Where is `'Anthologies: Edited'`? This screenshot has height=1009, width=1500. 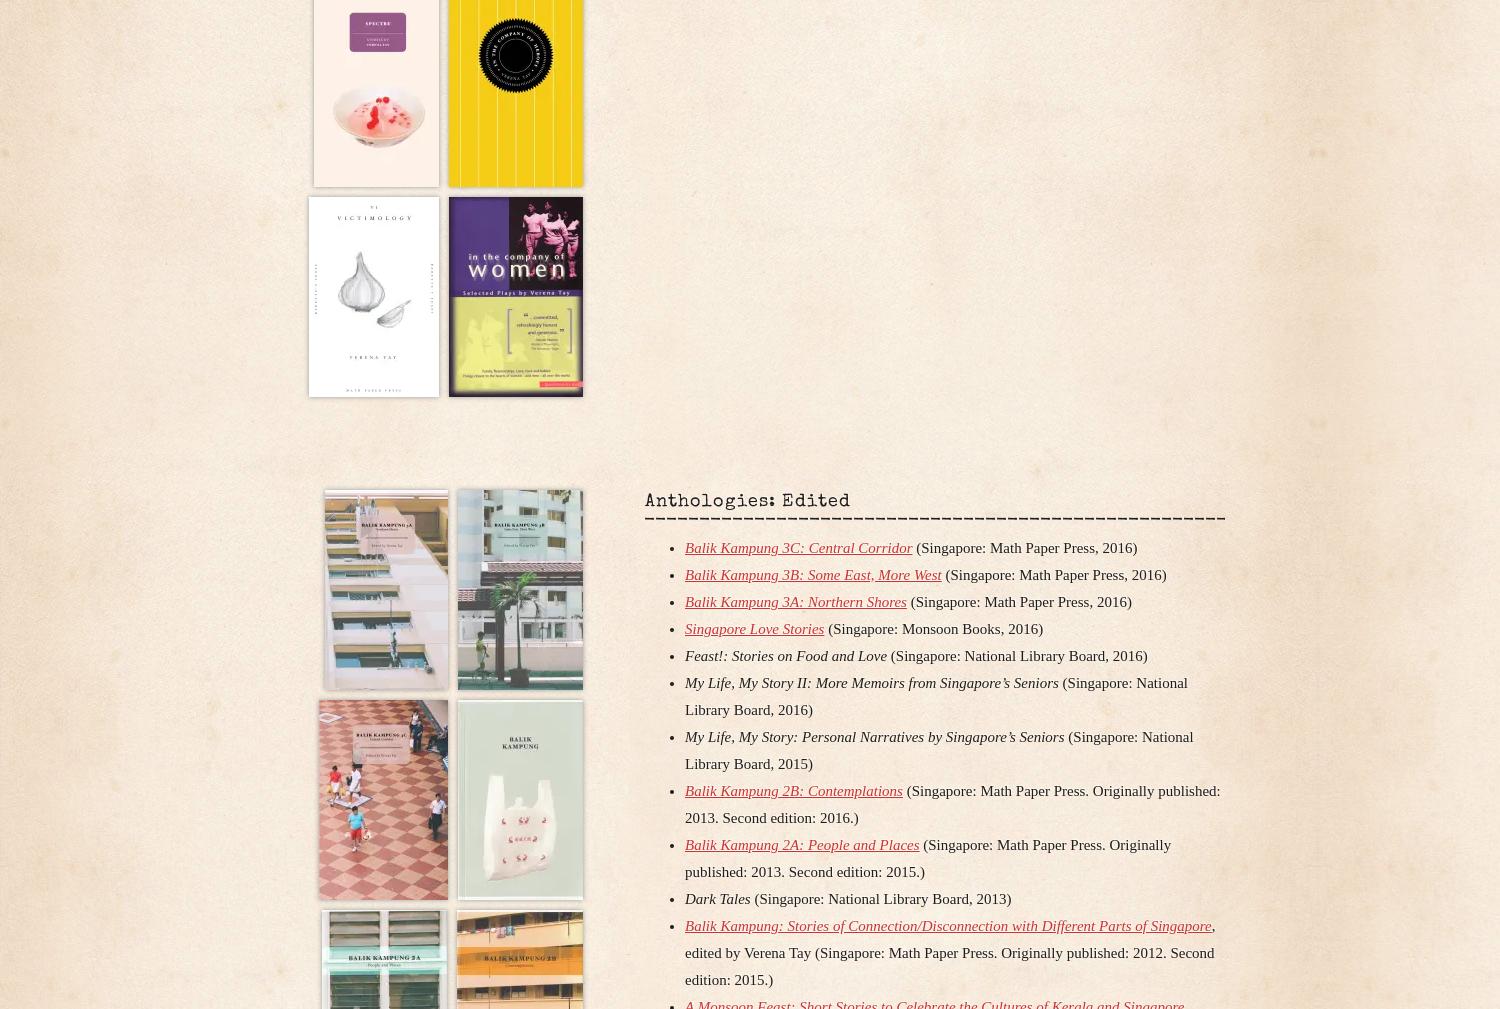
'Anthologies: Edited' is located at coordinates (747, 498).